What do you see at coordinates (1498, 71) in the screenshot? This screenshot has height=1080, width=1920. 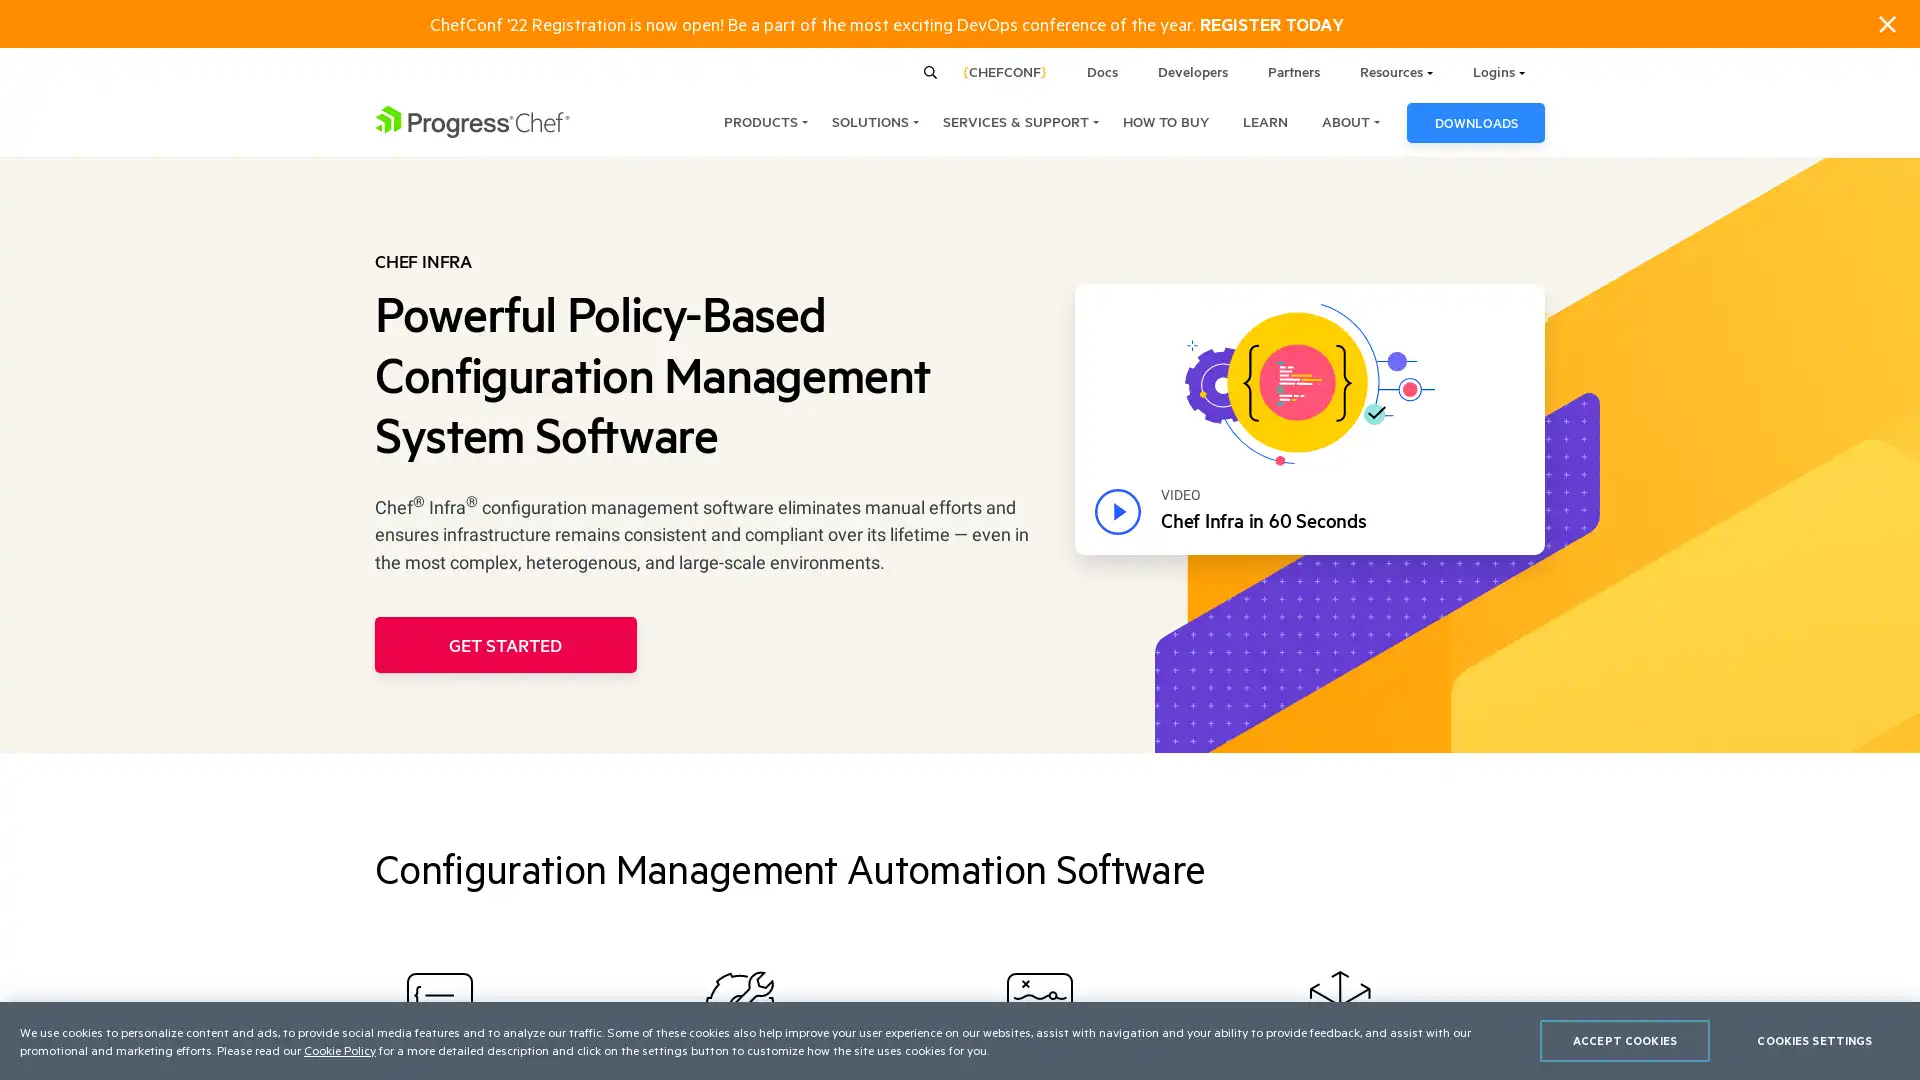 I see `Logins` at bounding box center [1498, 71].